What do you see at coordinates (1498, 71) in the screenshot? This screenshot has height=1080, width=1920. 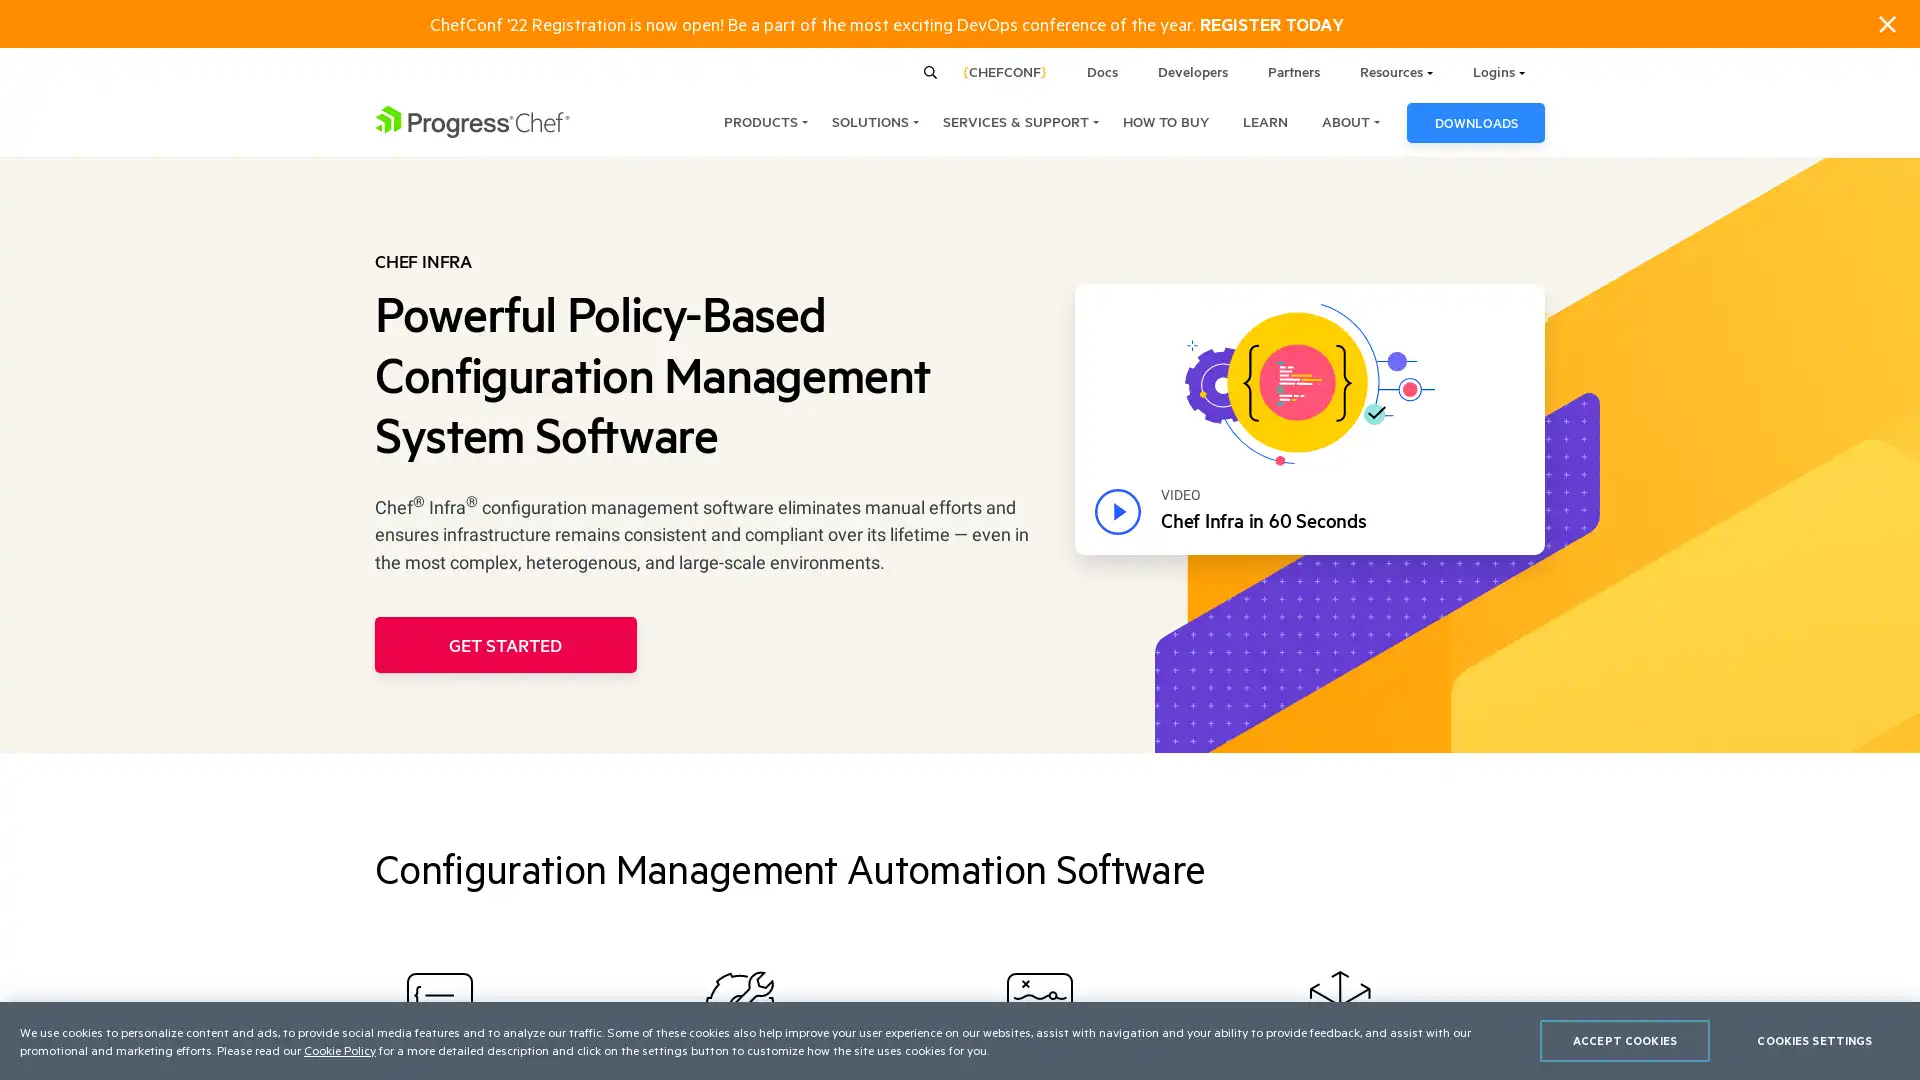 I see `Logins` at bounding box center [1498, 71].